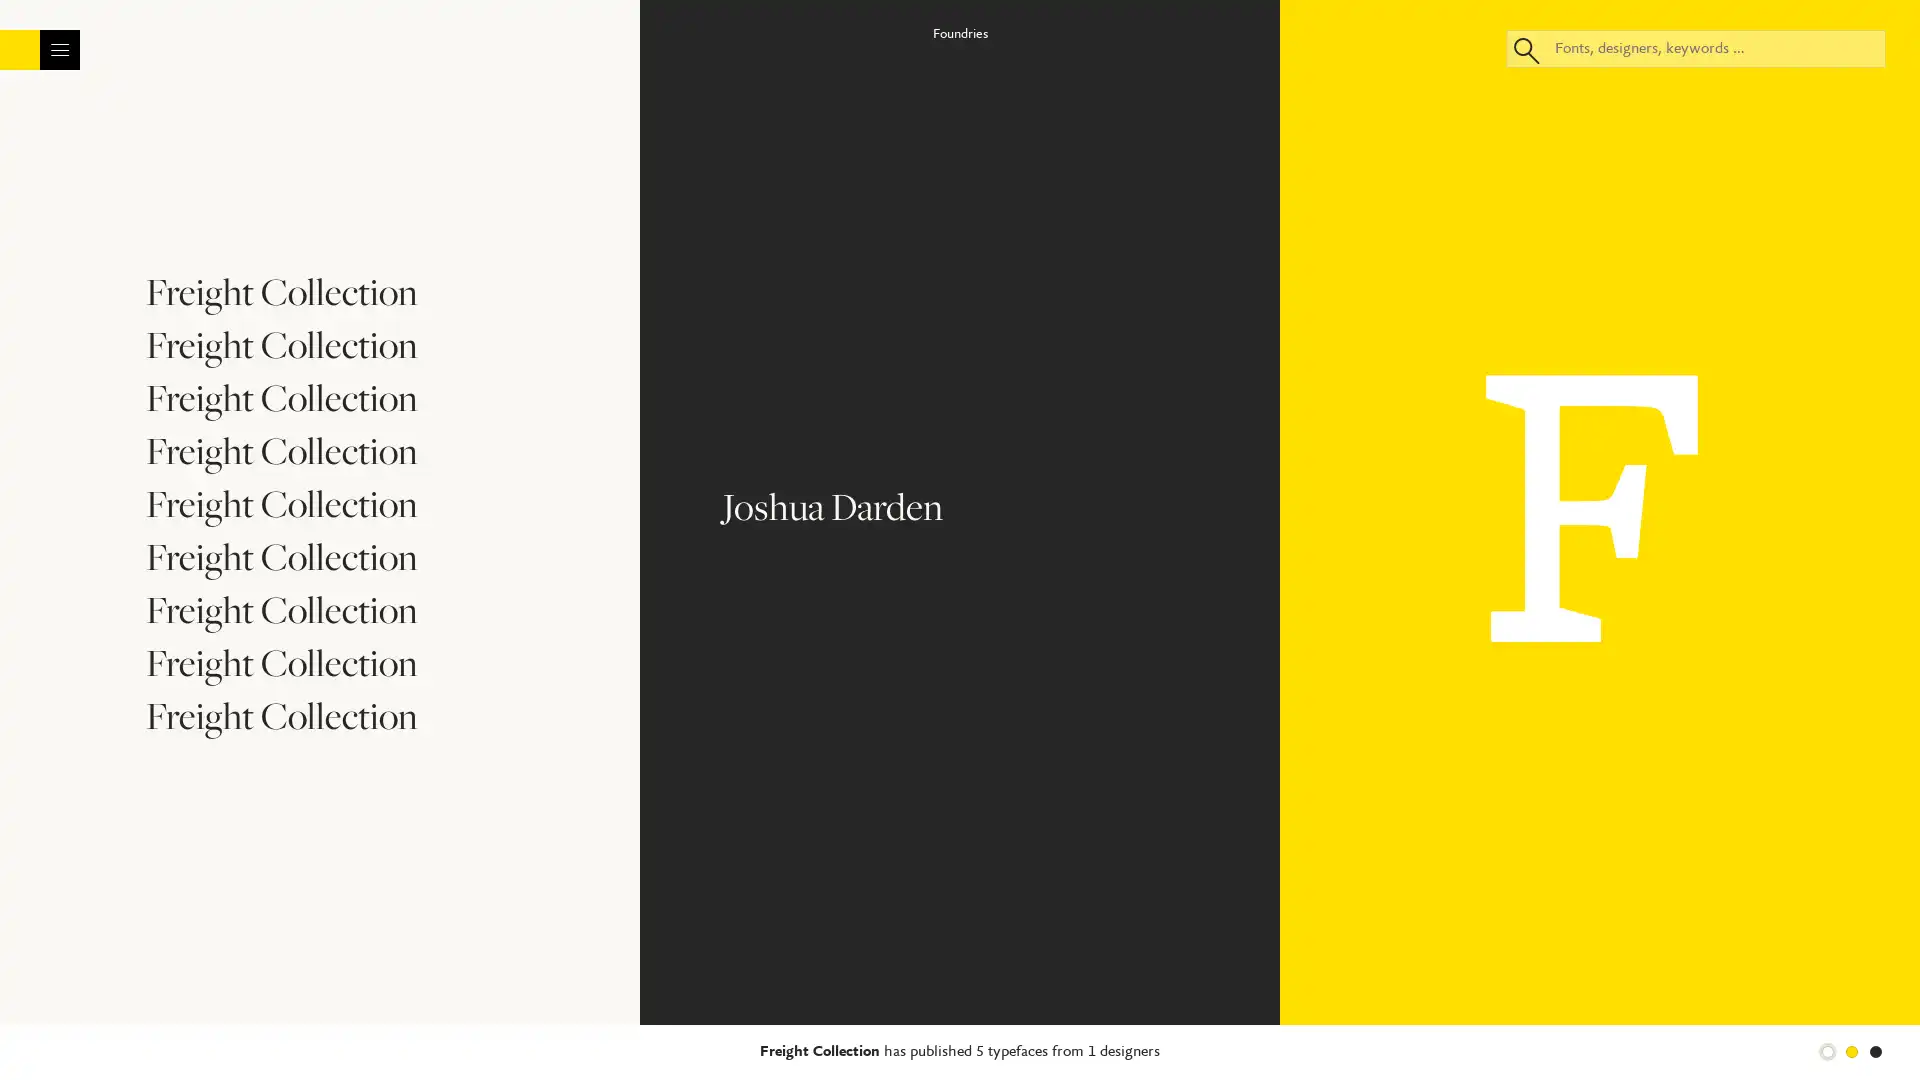 This screenshot has width=1920, height=1080. I want to click on Close, so click(1886, 1035).